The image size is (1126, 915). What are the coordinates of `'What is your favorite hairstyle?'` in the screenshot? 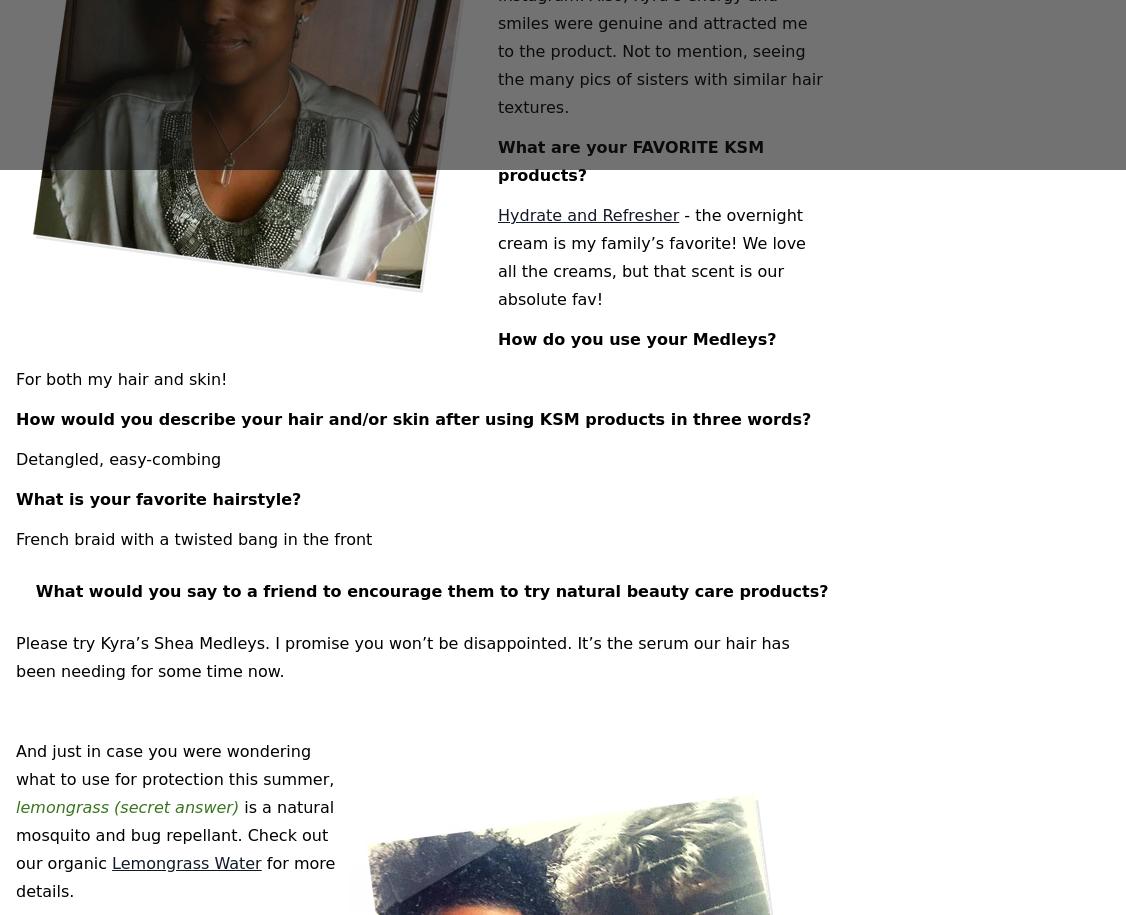 It's located at (158, 498).